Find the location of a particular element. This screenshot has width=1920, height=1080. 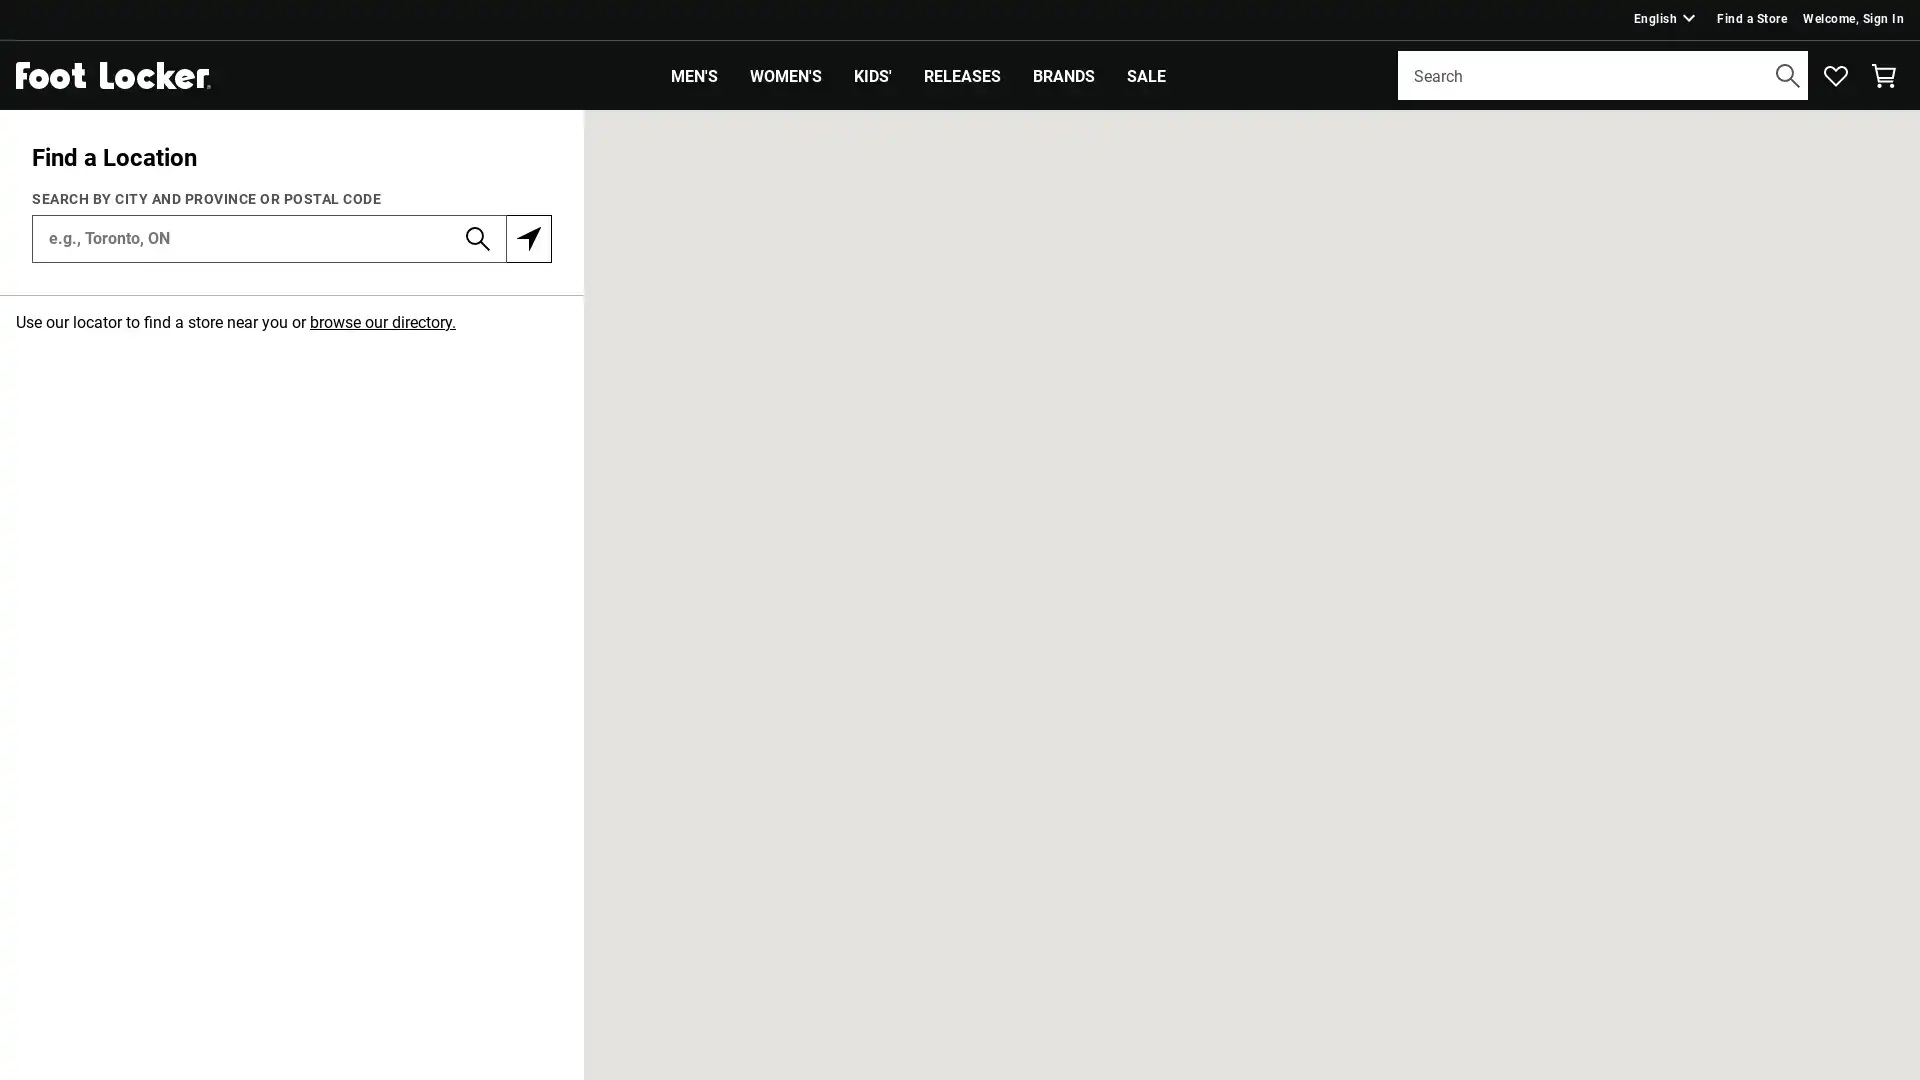

Submit a search. is located at coordinates (477, 235).